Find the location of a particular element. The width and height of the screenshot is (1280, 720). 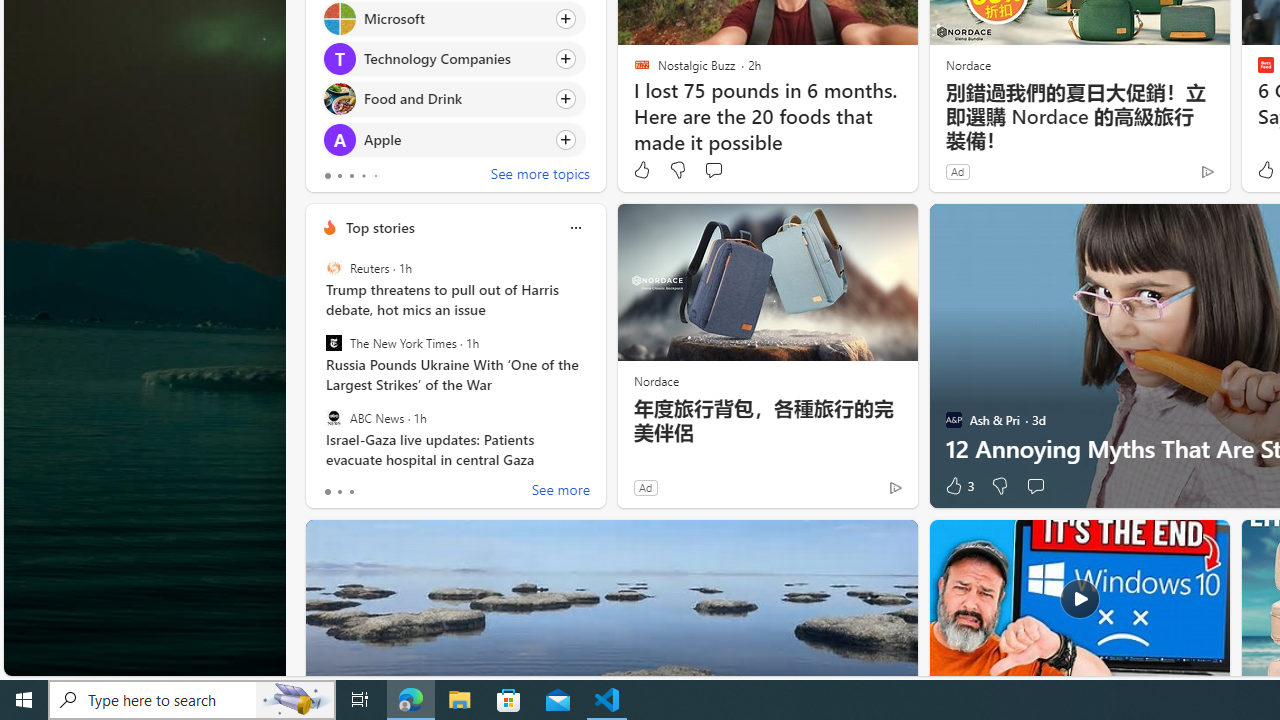

'Reuters' is located at coordinates (333, 267).